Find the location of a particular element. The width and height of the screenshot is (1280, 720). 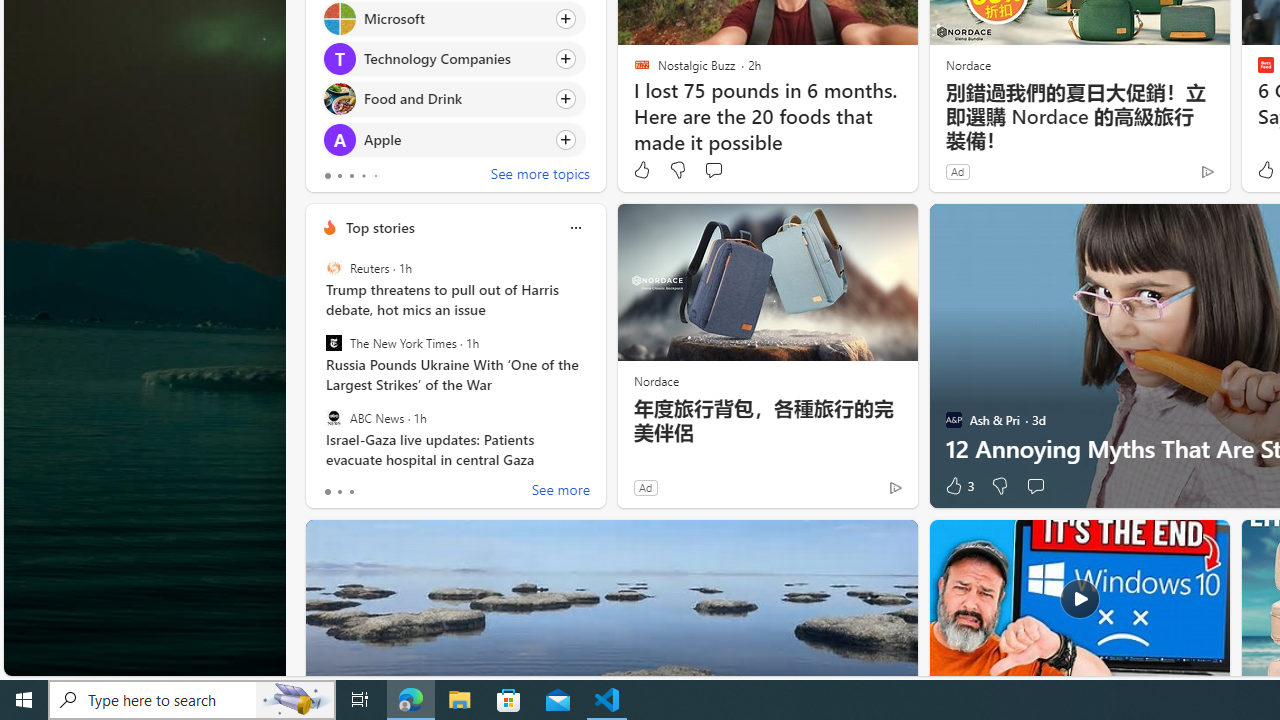

'Reuters' is located at coordinates (333, 267).